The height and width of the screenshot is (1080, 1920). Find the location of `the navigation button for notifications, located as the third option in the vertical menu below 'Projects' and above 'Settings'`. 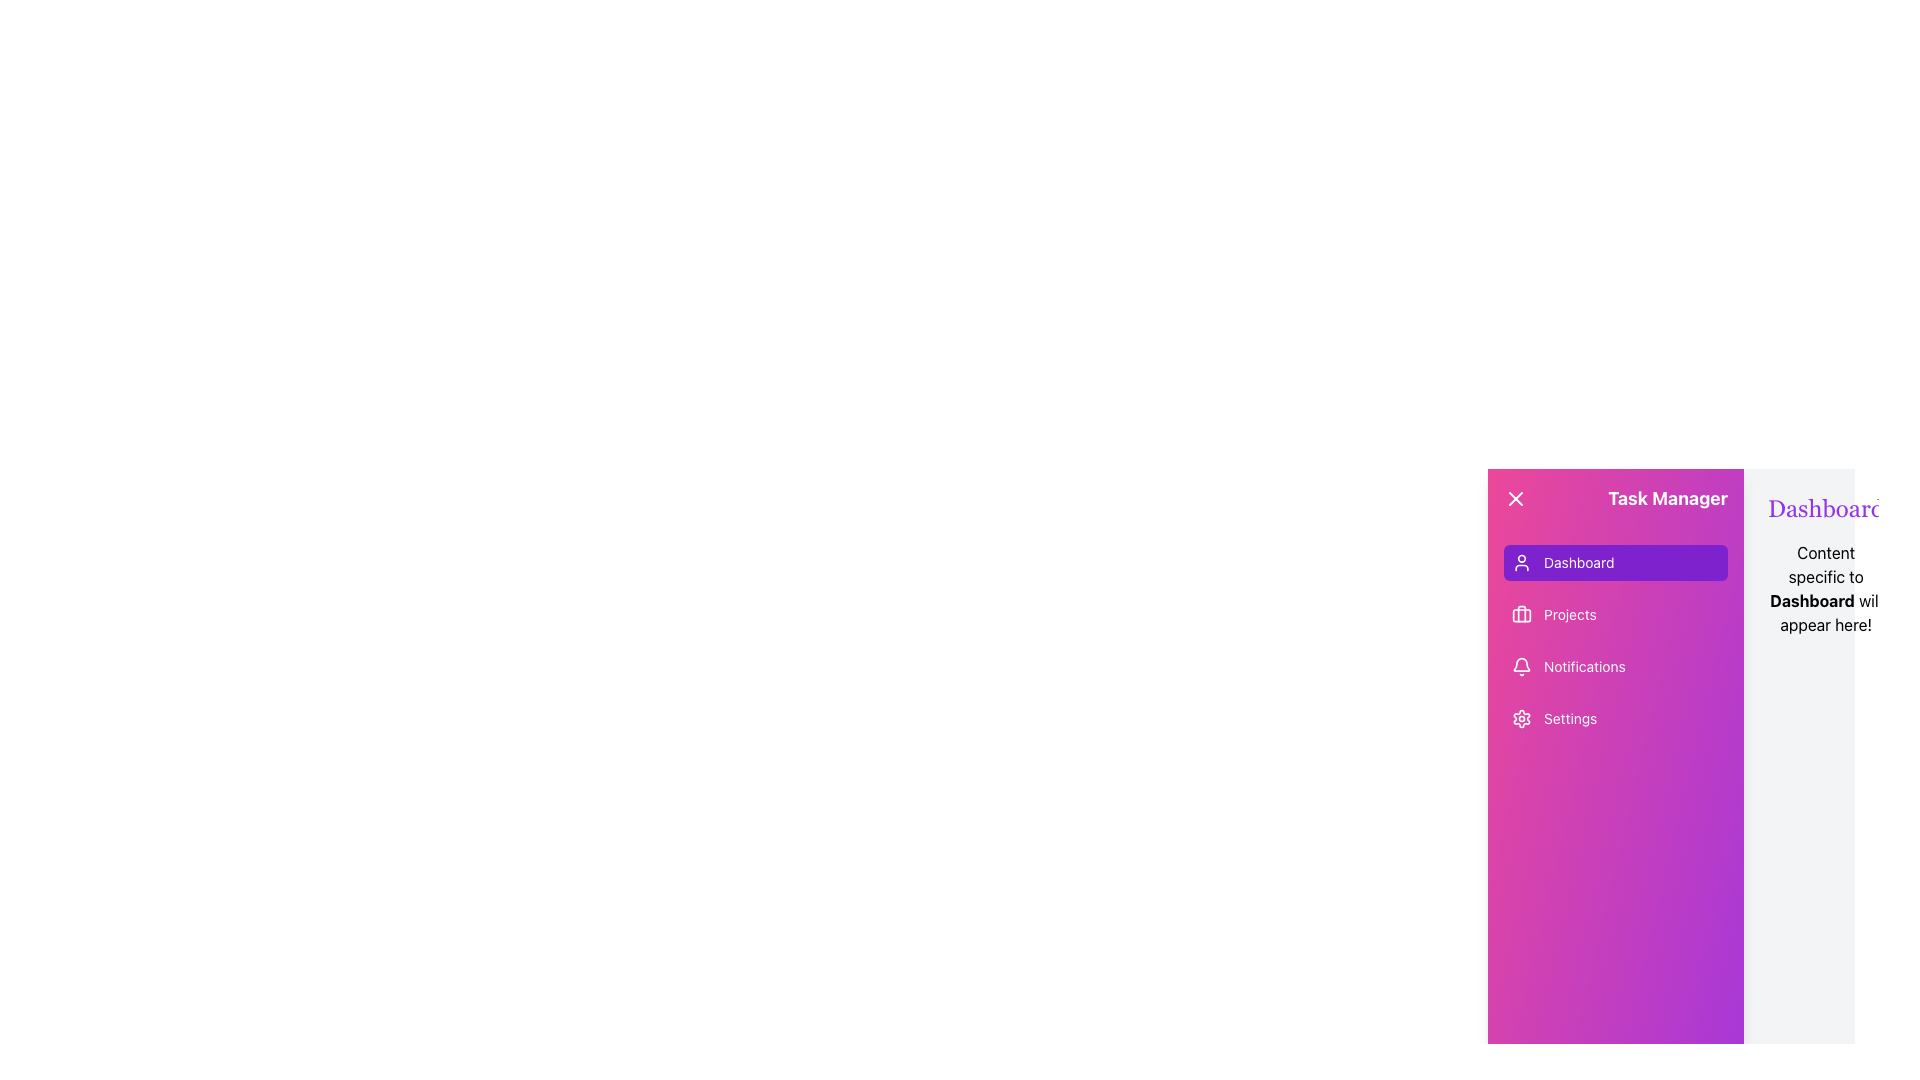

the navigation button for notifications, located as the third option in the vertical menu below 'Projects' and above 'Settings' is located at coordinates (1616, 667).